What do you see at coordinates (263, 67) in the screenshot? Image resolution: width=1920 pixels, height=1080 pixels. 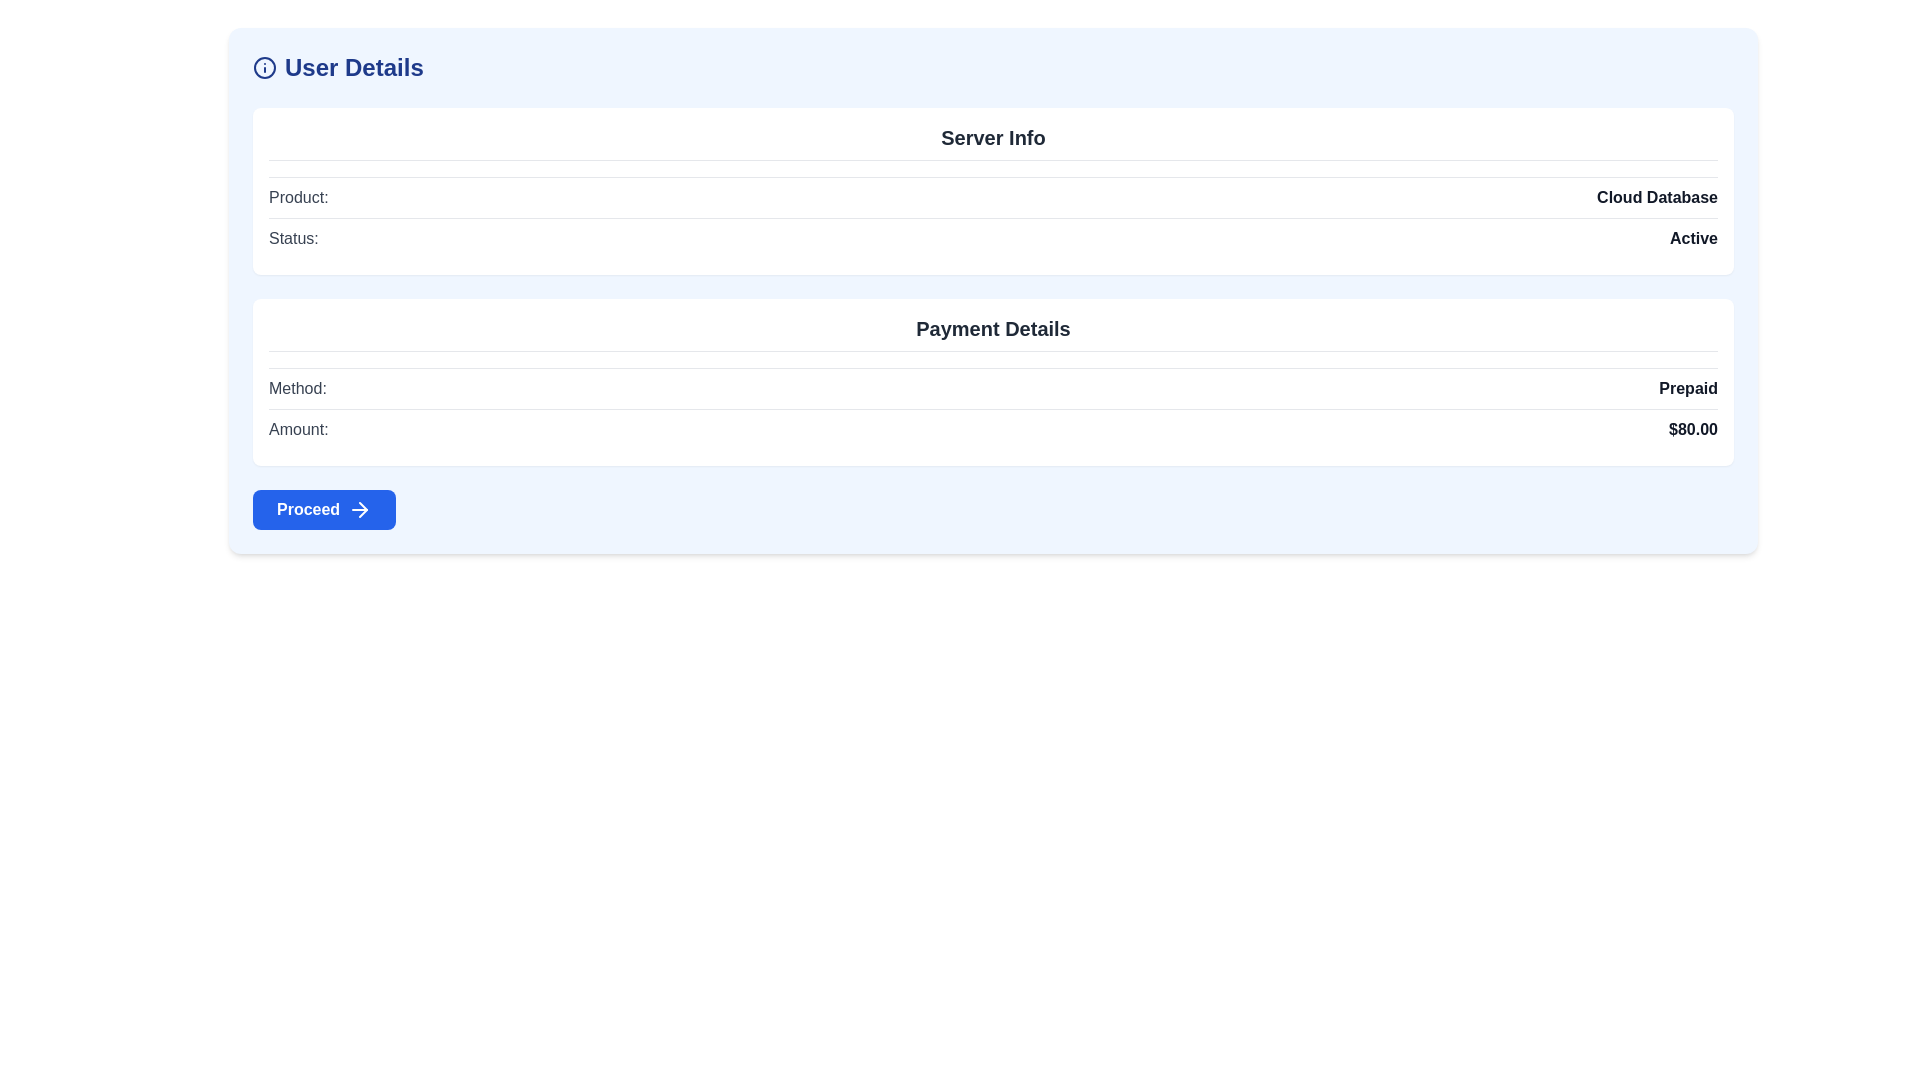 I see `the SVG circle element that visually represents an informational icon, located near the top-left corner of the interface, adjacent to the title 'User Details'` at bounding box center [263, 67].